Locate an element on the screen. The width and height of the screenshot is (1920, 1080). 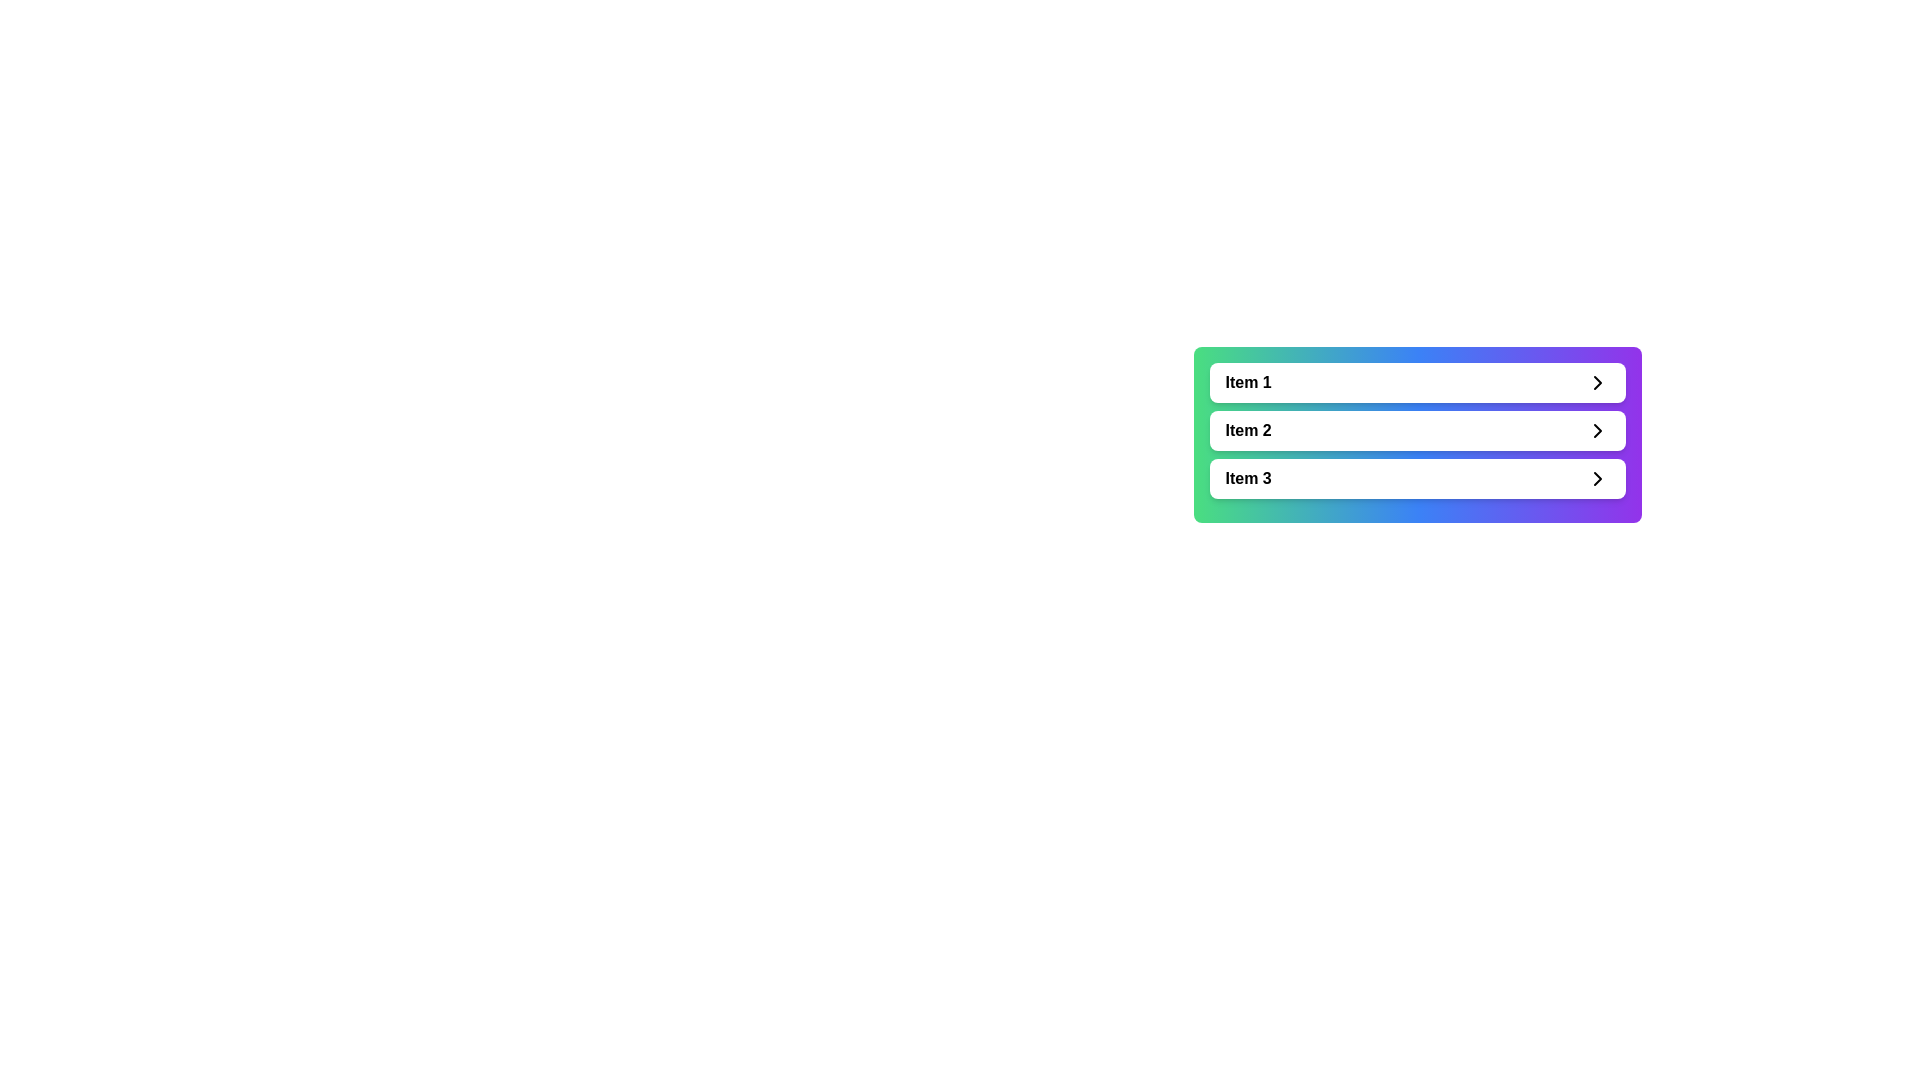
the right-pointing chevron icon indicating forward navigation located in the 'Item 2' section adjacent to the item's text in the middle row of the list is located at coordinates (1596, 430).